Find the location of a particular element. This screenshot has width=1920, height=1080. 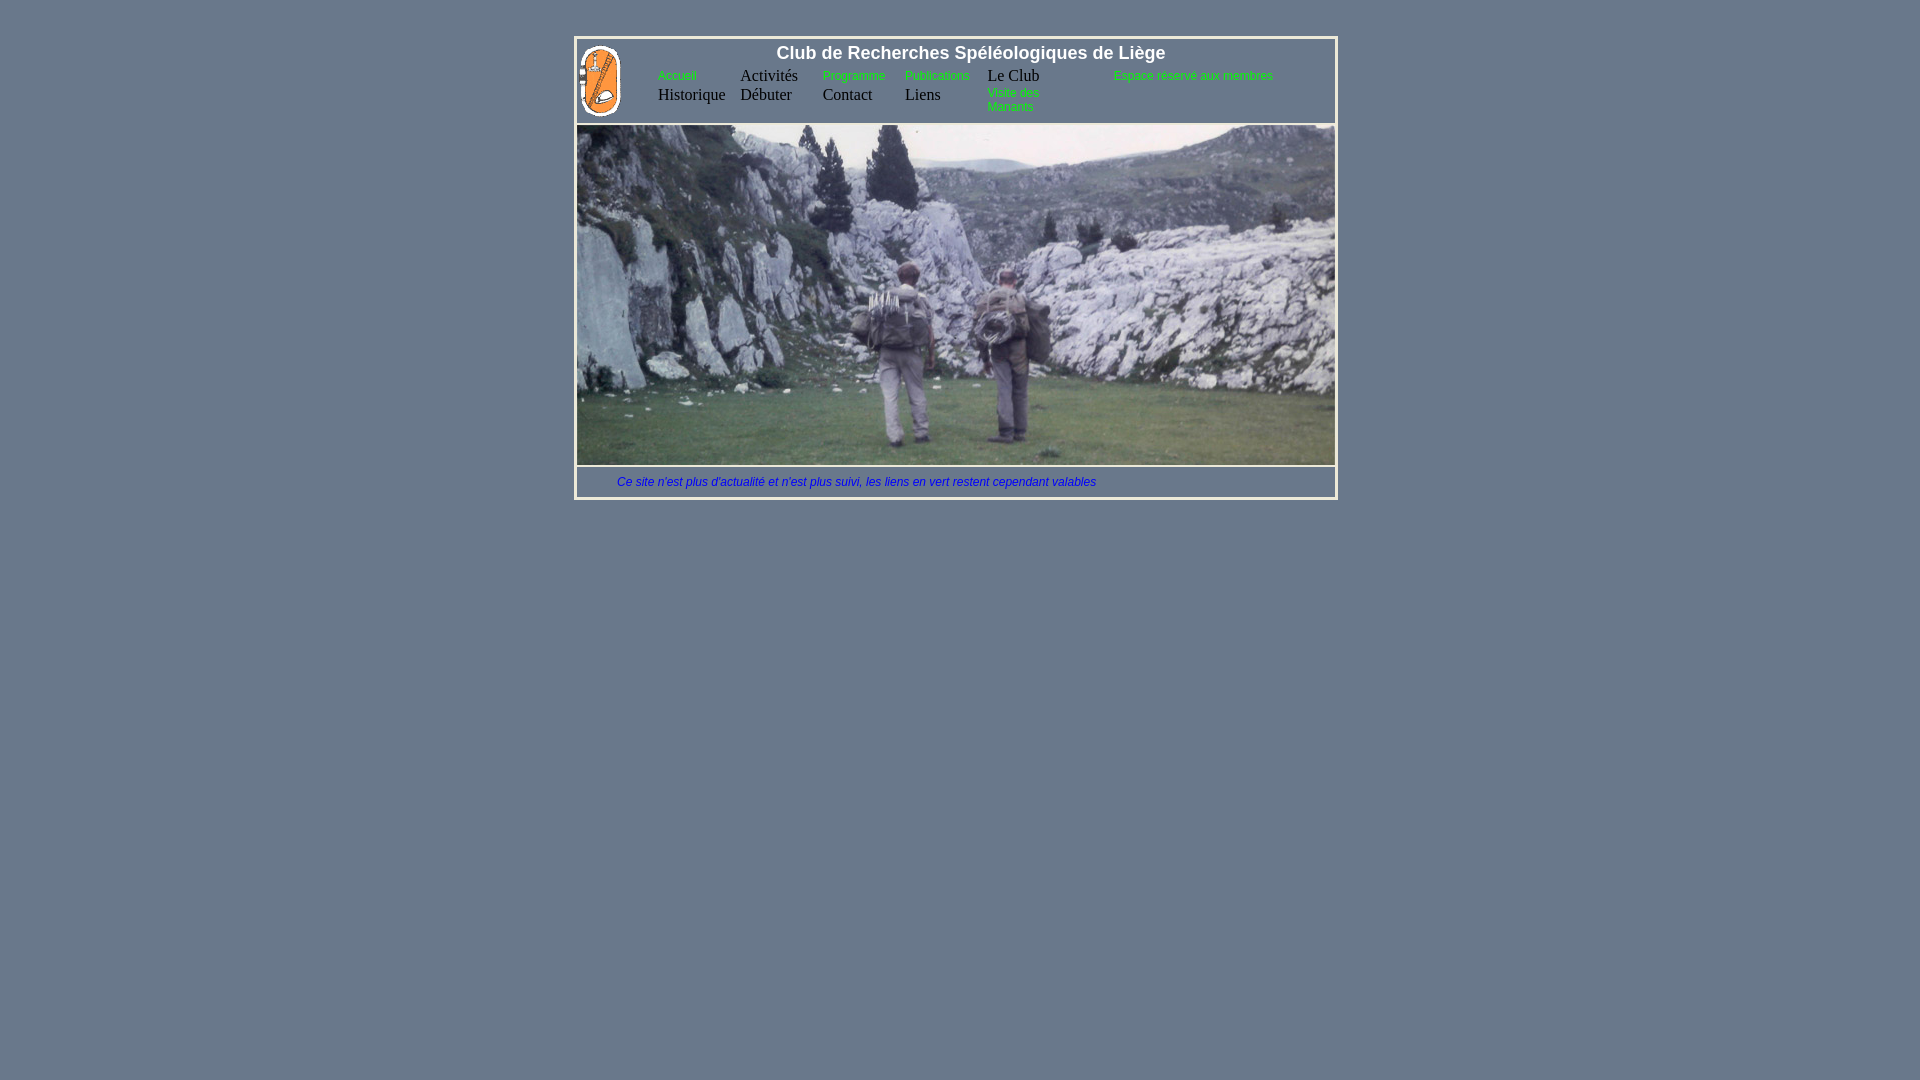

'Visite des is located at coordinates (1012, 100).